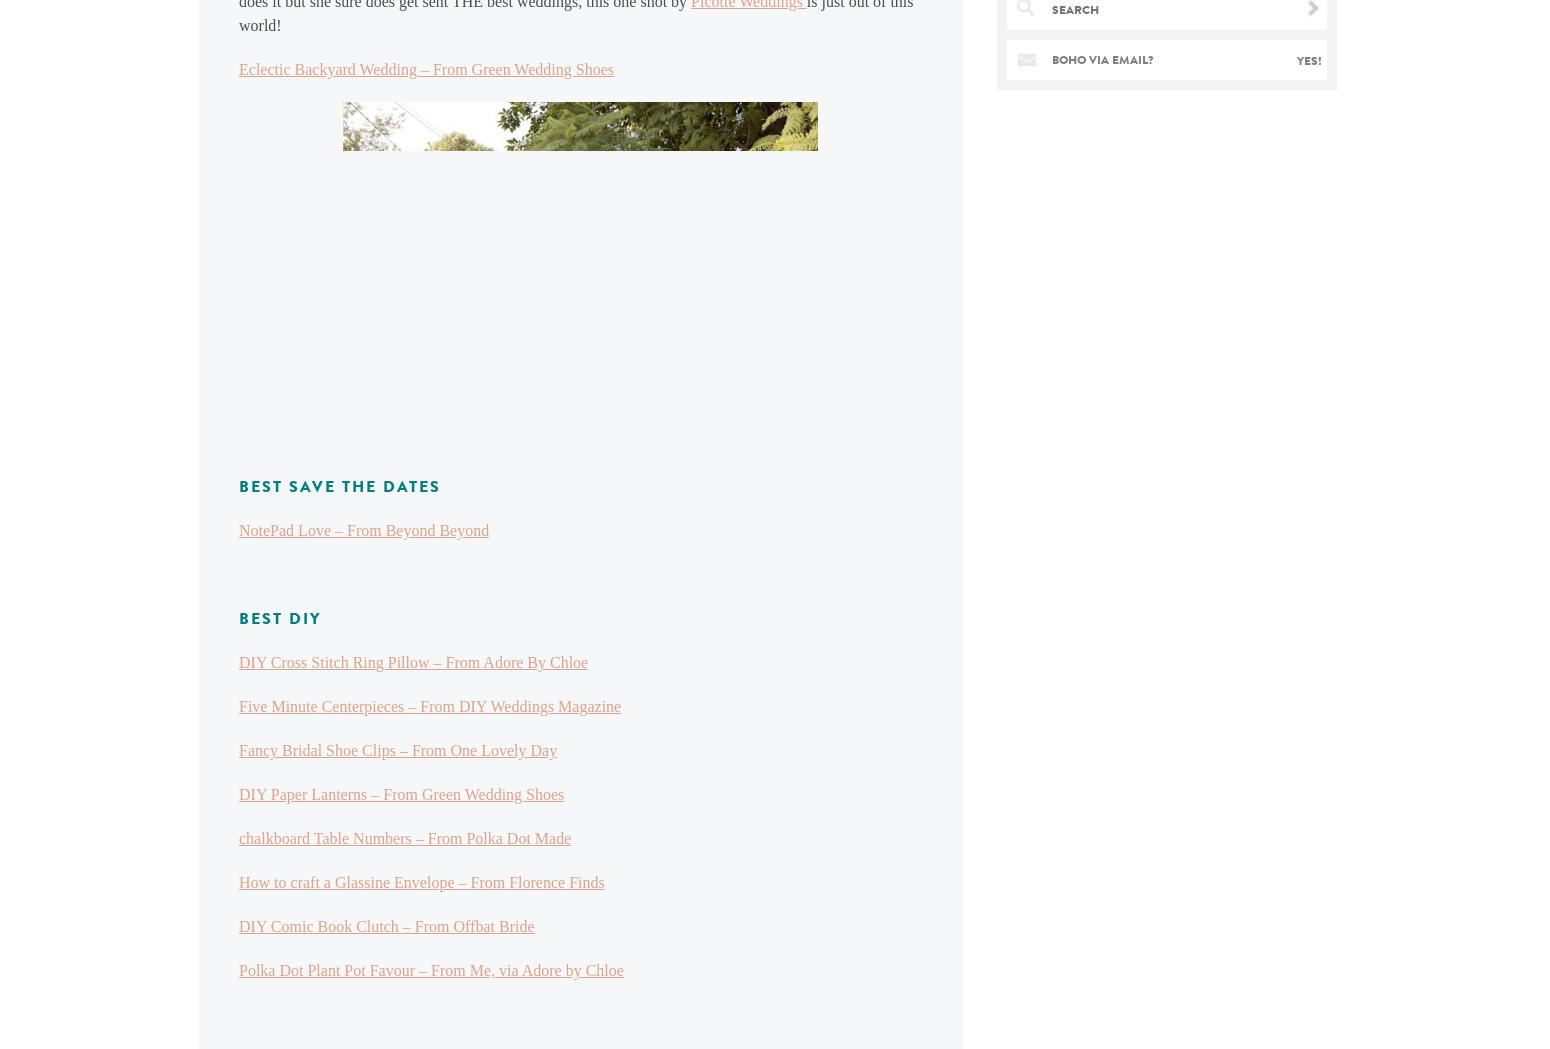 This screenshot has width=1550, height=1049. Describe the element at coordinates (425, 69) in the screenshot. I see `'Eclectic Backyard Wedding – From Green Wedding Shoes'` at that location.